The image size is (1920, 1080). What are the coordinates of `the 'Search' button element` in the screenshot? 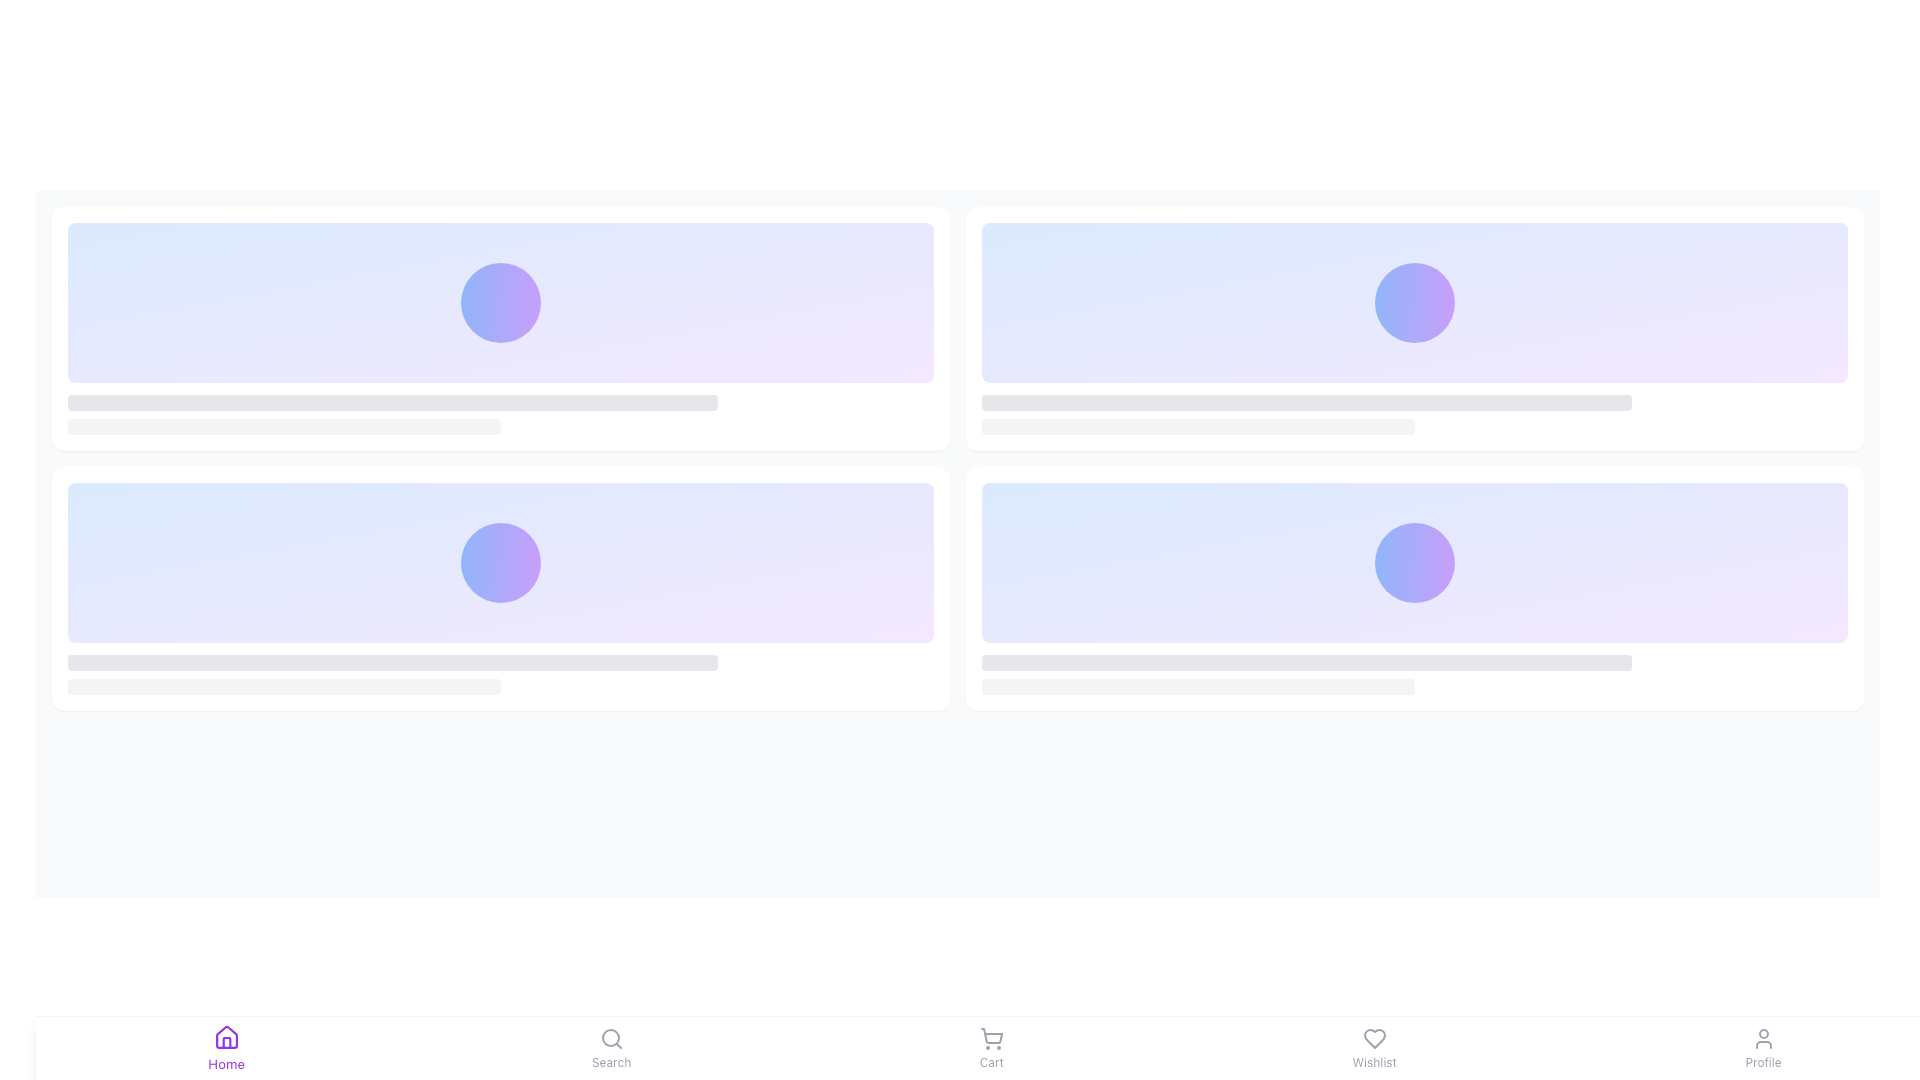 It's located at (610, 1047).